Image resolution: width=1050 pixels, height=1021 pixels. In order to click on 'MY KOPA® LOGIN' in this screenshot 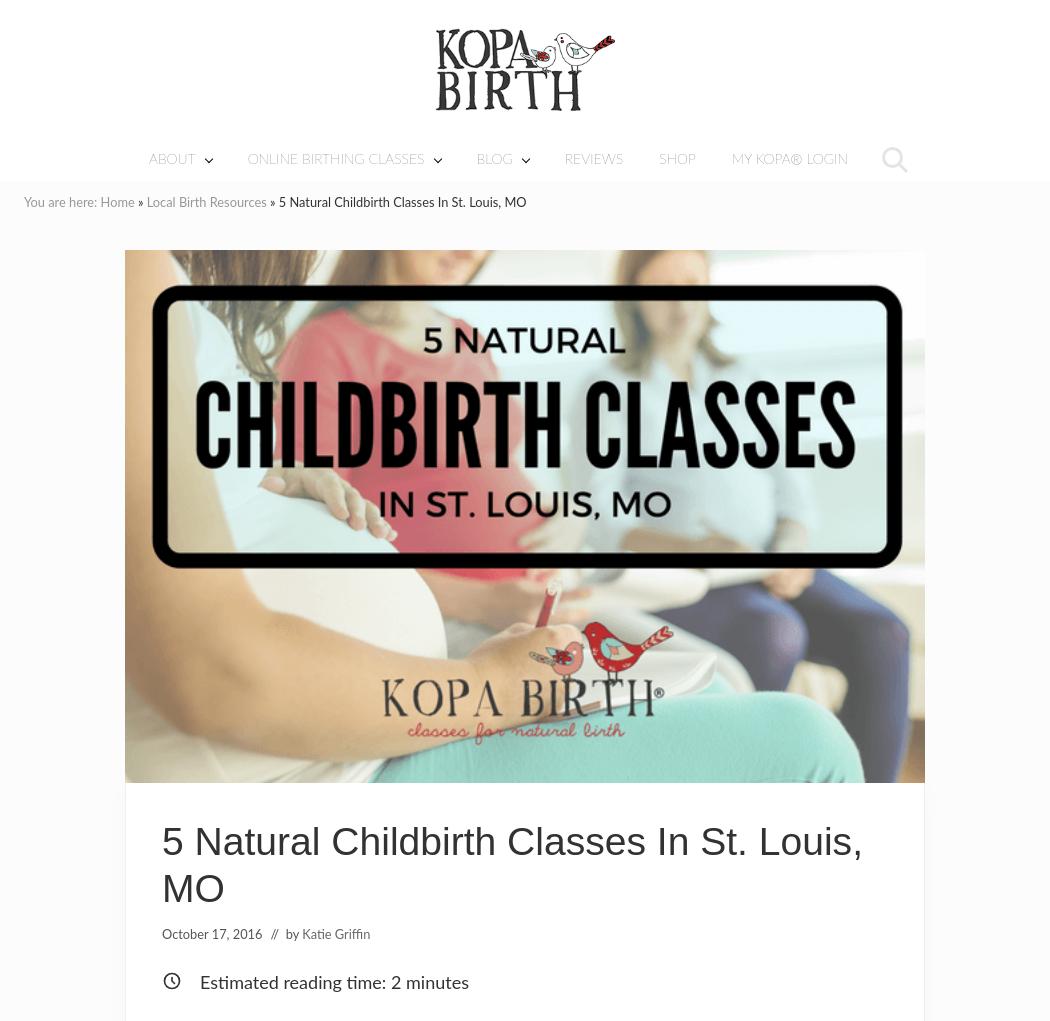, I will do `click(788, 158)`.